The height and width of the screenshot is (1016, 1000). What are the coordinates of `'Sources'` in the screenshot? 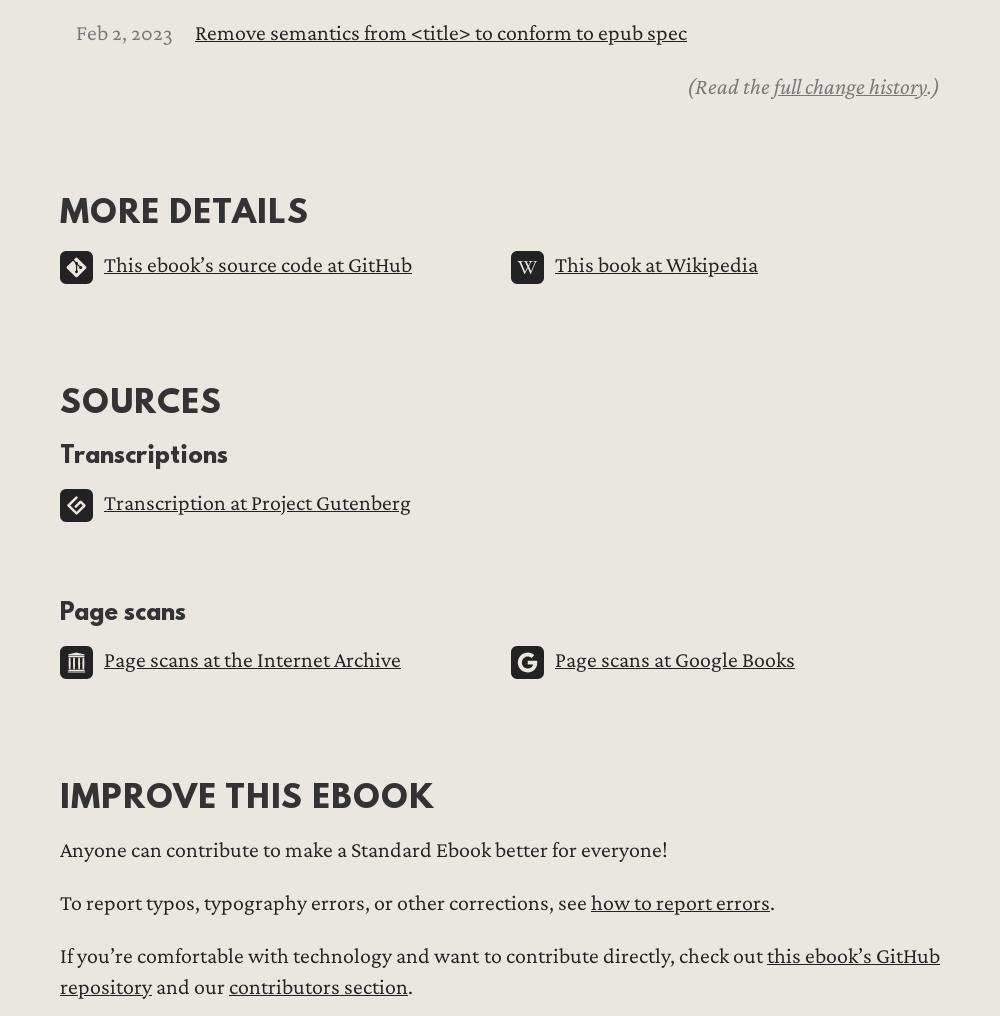 It's located at (141, 397).